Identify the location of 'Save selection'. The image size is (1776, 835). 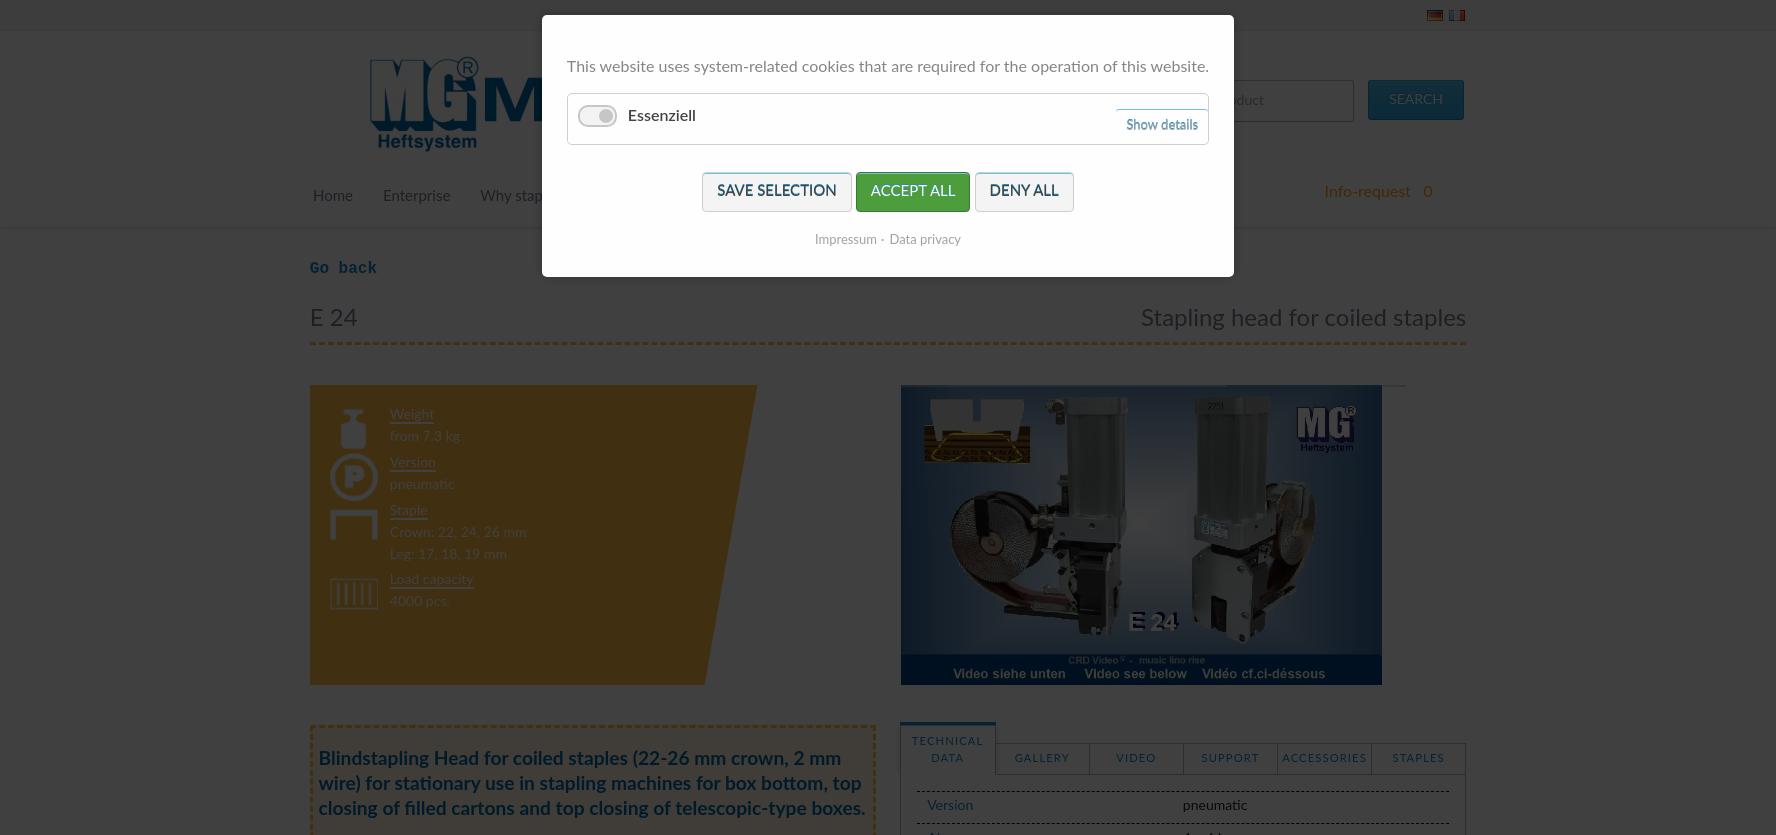
(775, 191).